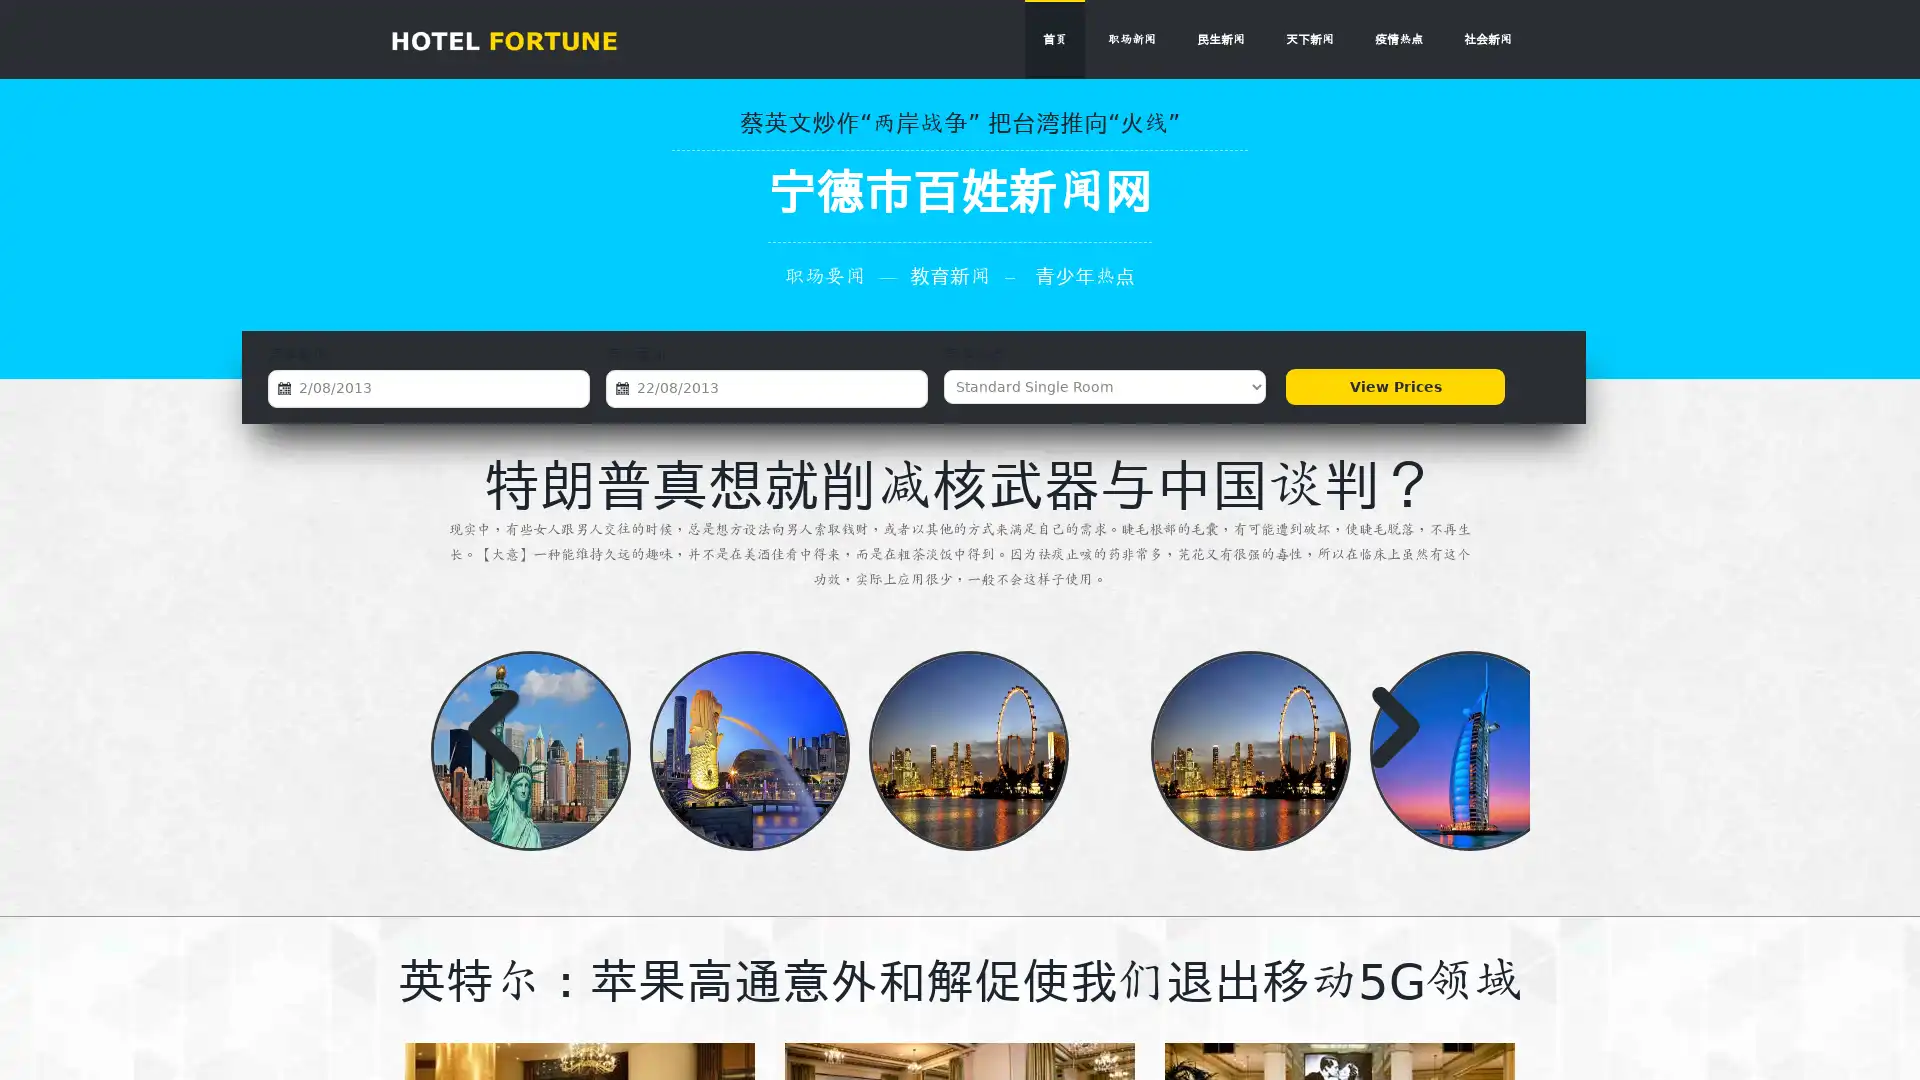 The height and width of the screenshot is (1080, 1920). Describe the element at coordinates (1394, 386) in the screenshot. I see `View Prices` at that location.